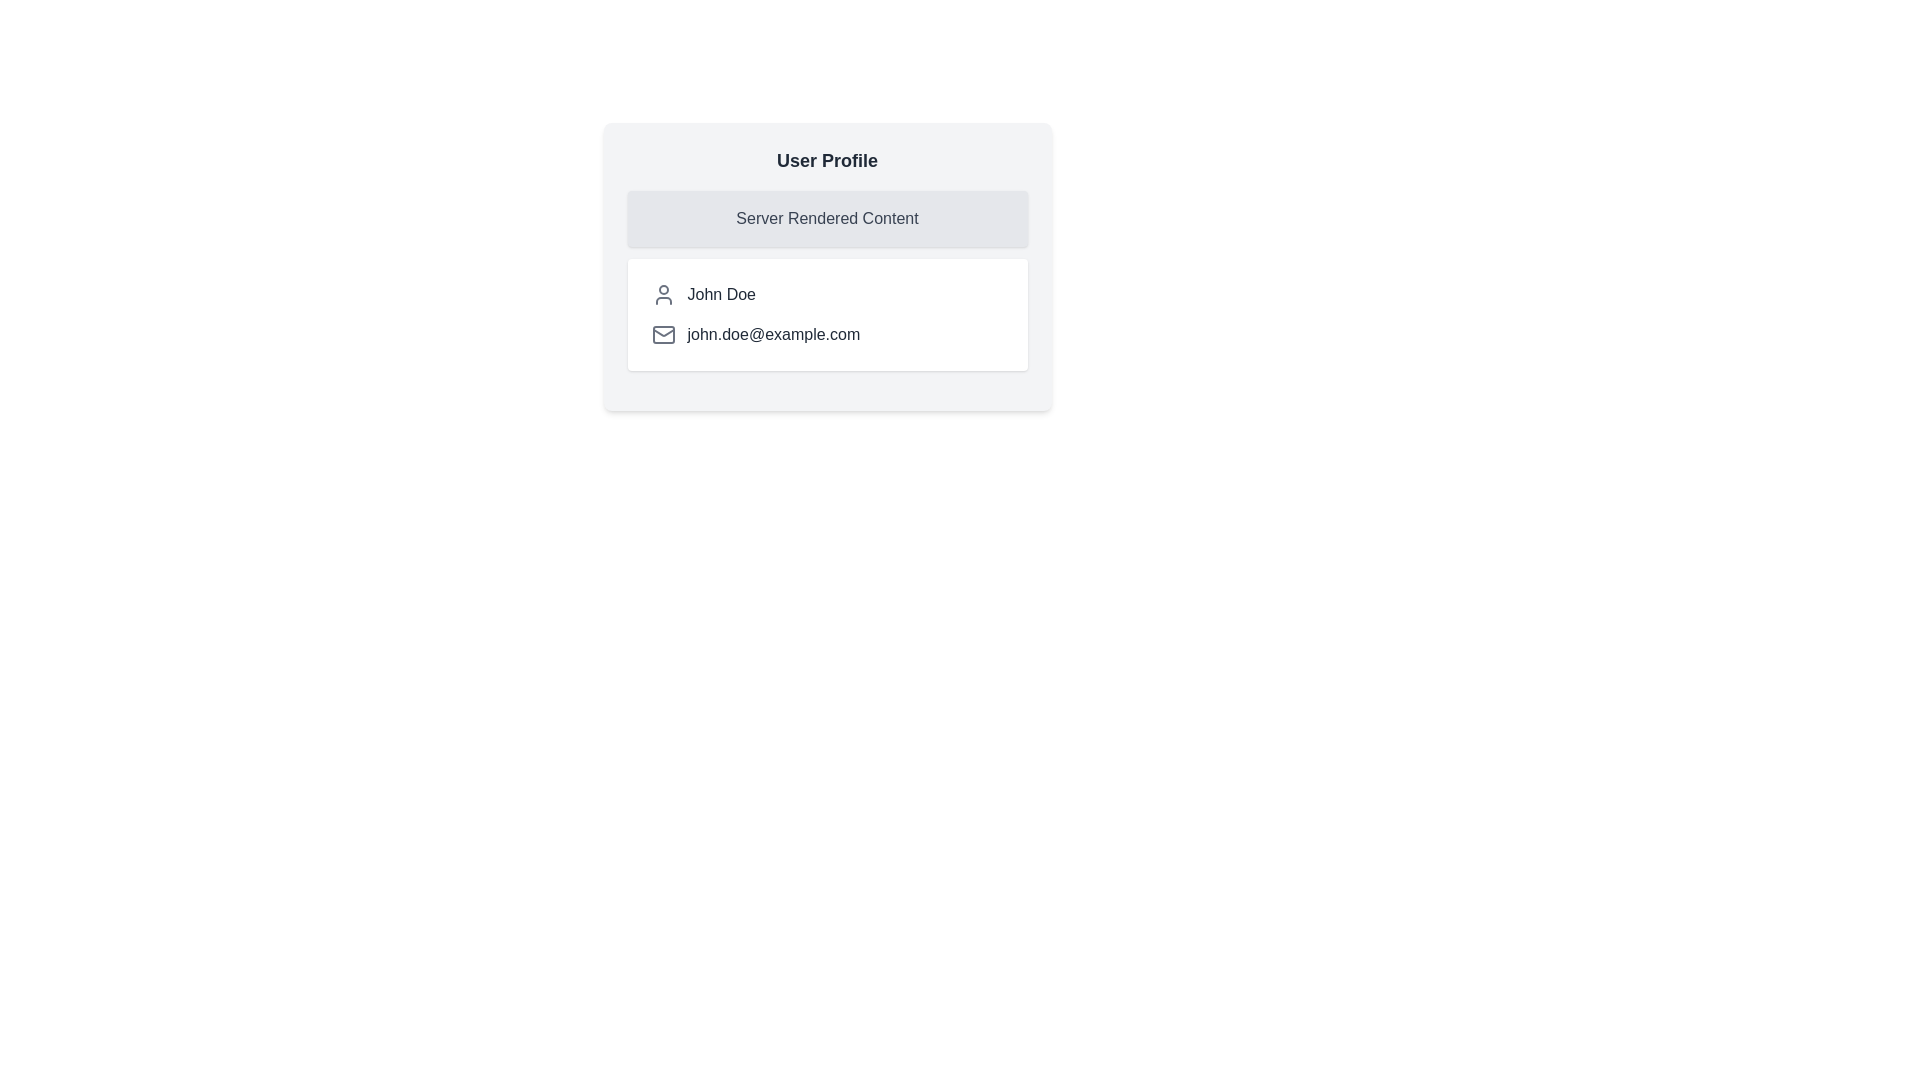 This screenshot has width=1920, height=1080. What do you see at coordinates (827, 334) in the screenshot?
I see `the Label with Icon displaying an email address below 'John Doe' in the 'User Profile' section` at bounding box center [827, 334].